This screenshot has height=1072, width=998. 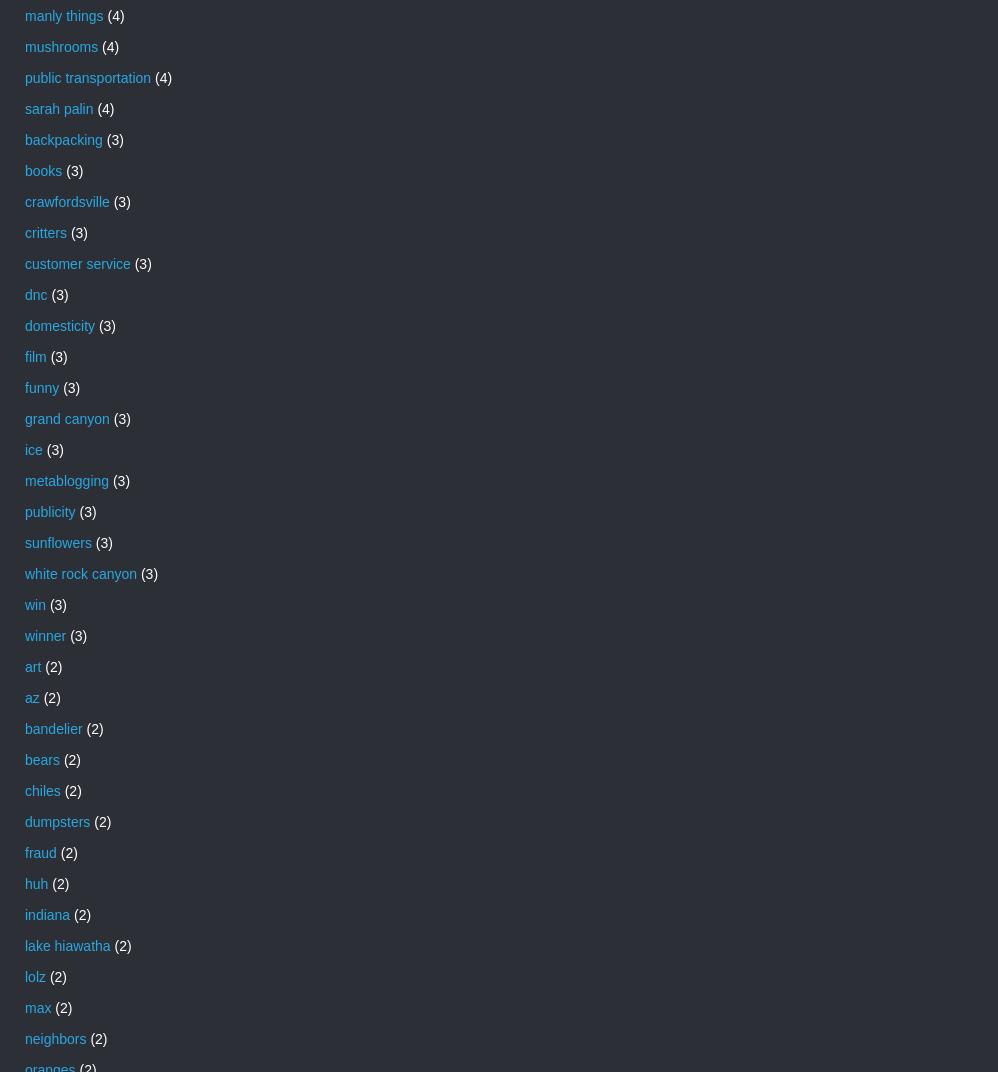 What do you see at coordinates (52, 726) in the screenshot?
I see `'bandelier'` at bounding box center [52, 726].